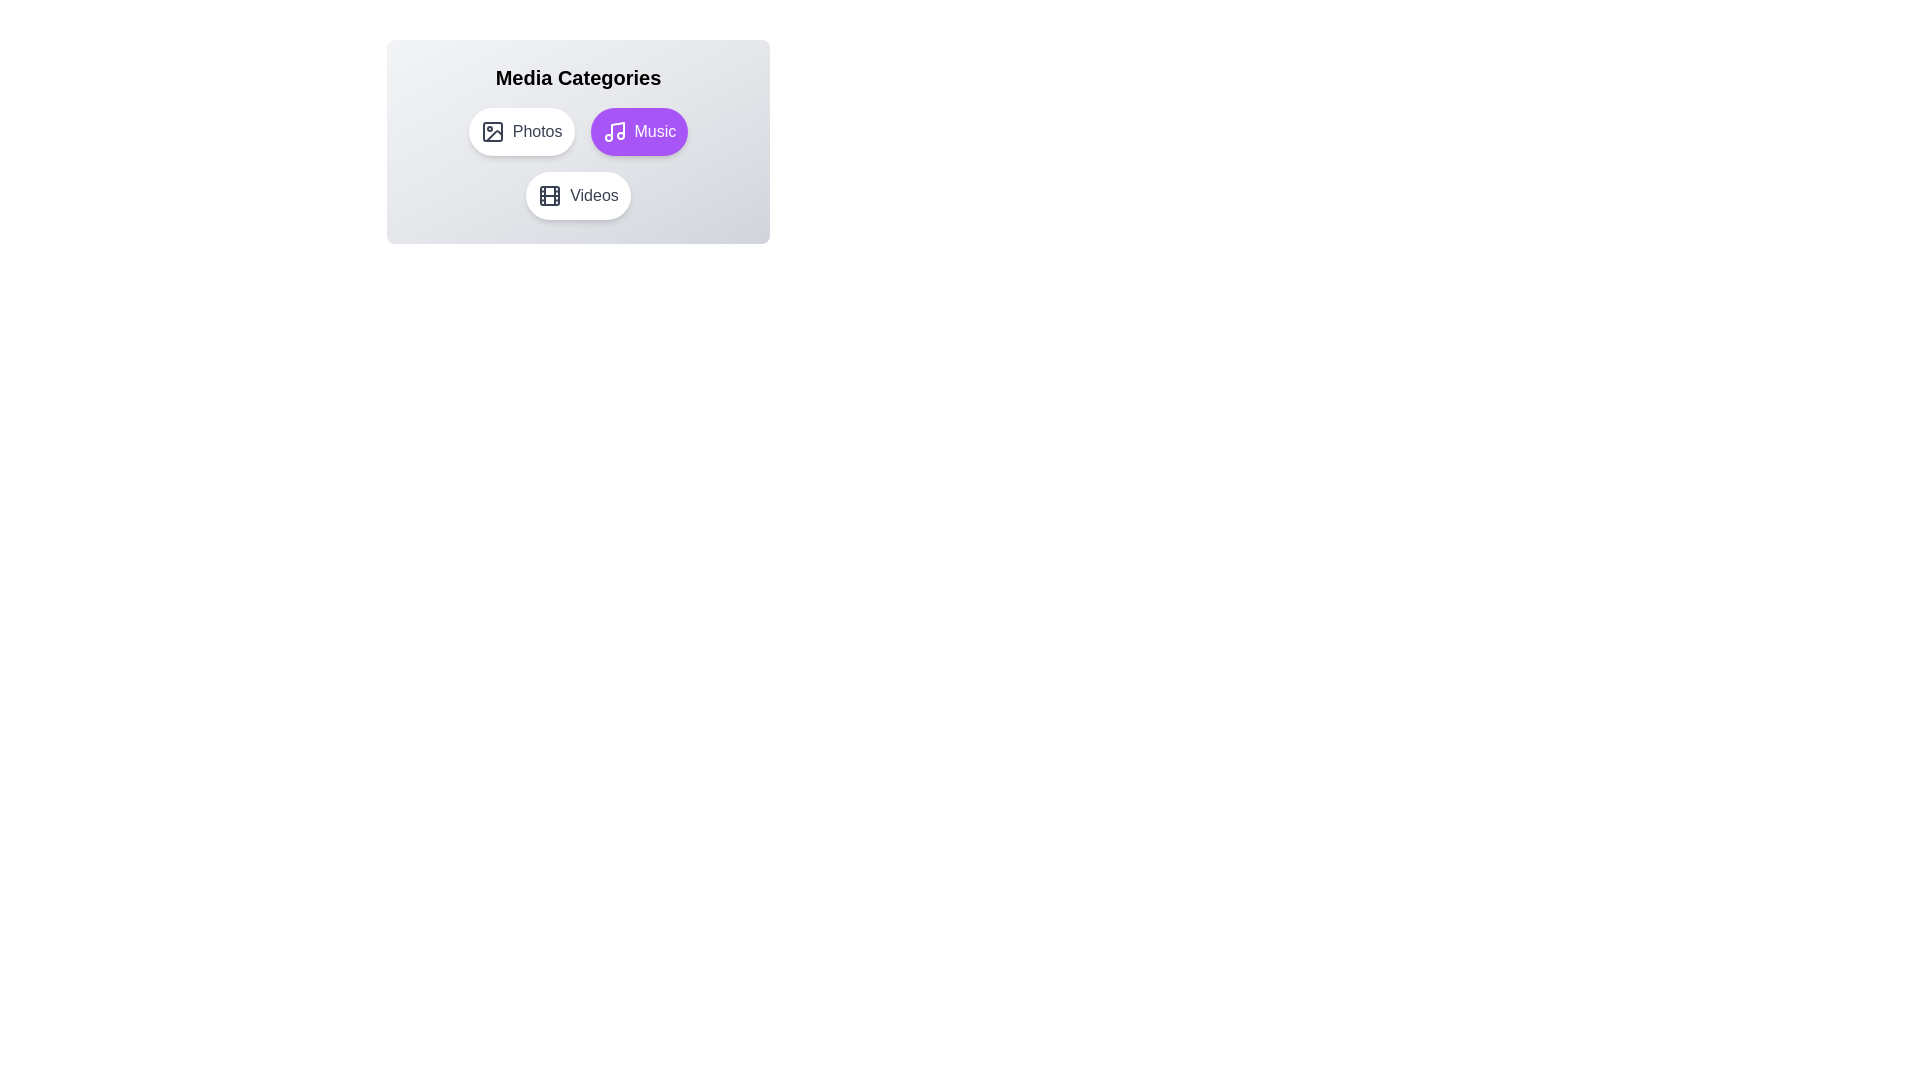 This screenshot has width=1920, height=1080. I want to click on the Videos button to observe the hover effect, so click(577, 196).